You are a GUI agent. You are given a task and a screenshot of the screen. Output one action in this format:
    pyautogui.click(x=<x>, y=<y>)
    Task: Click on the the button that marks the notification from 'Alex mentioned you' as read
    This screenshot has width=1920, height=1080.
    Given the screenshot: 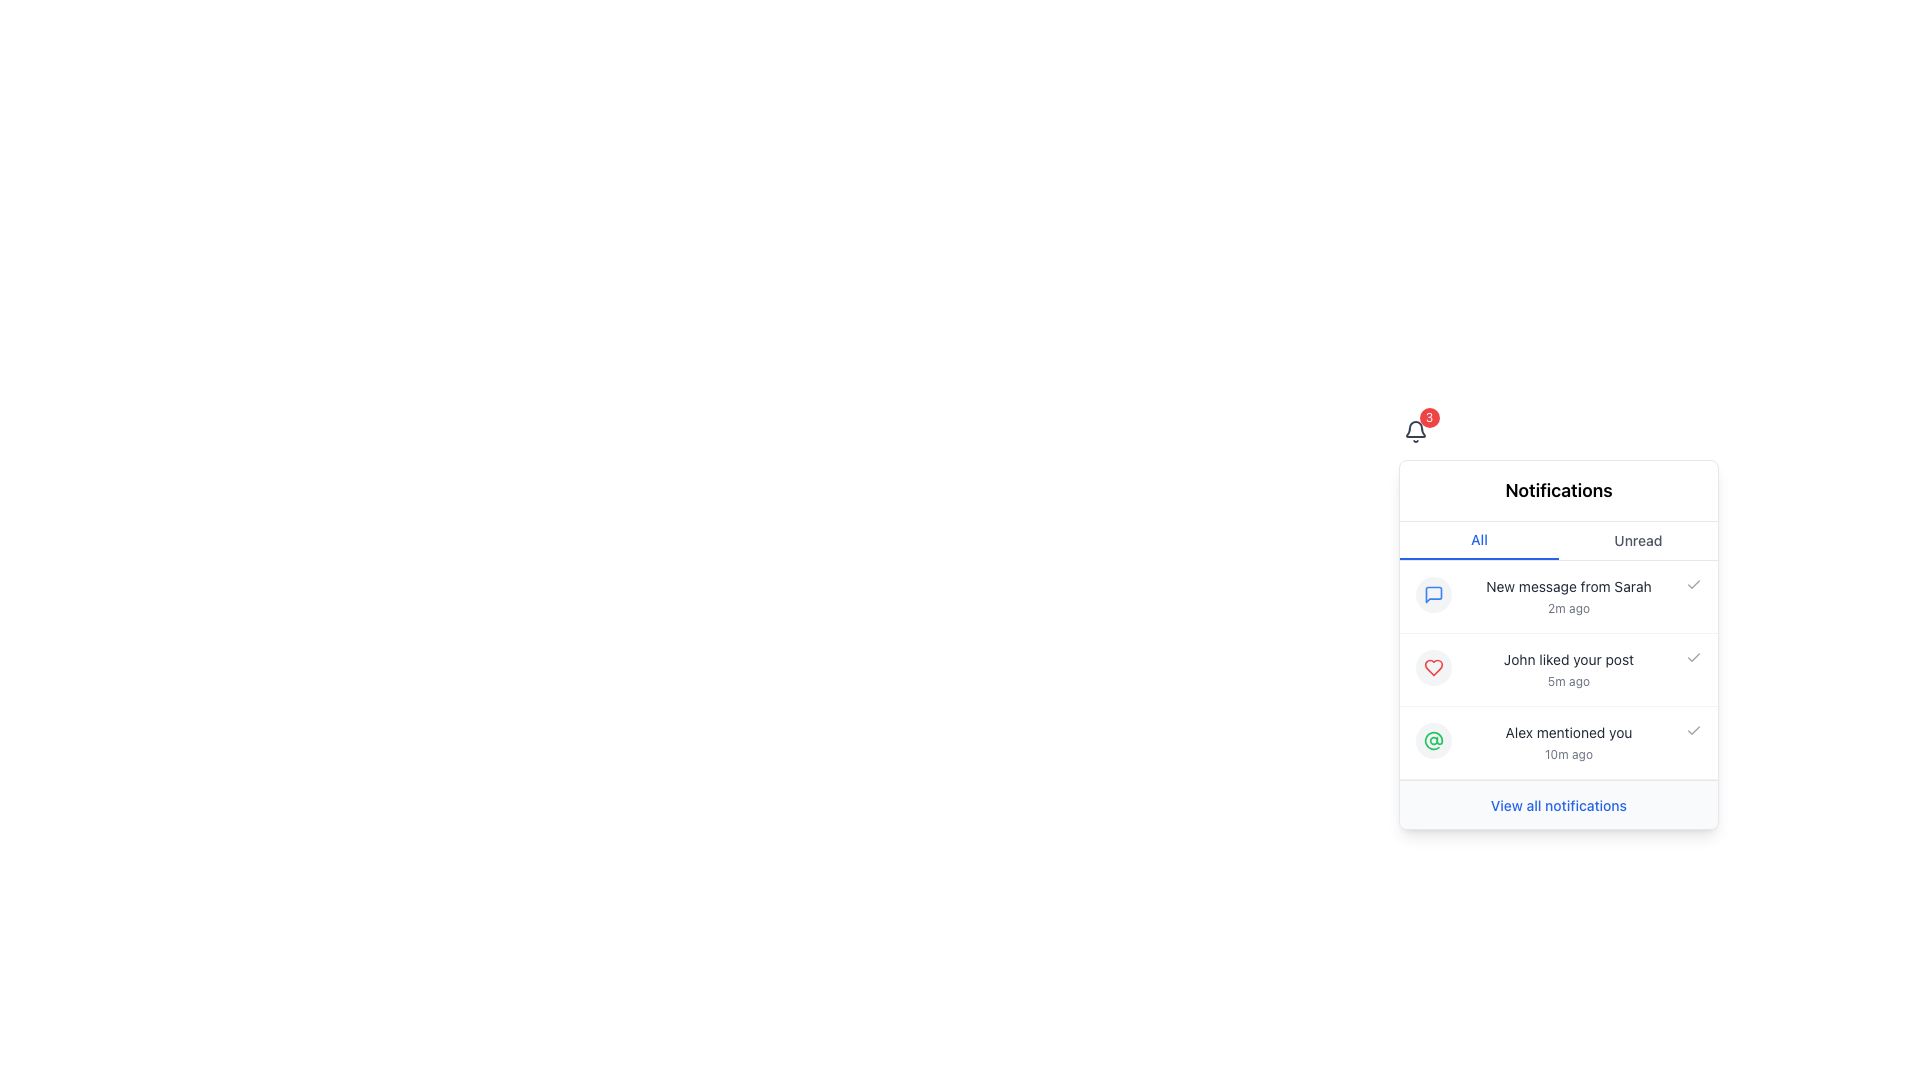 What is the action you would take?
    pyautogui.click(x=1693, y=731)
    